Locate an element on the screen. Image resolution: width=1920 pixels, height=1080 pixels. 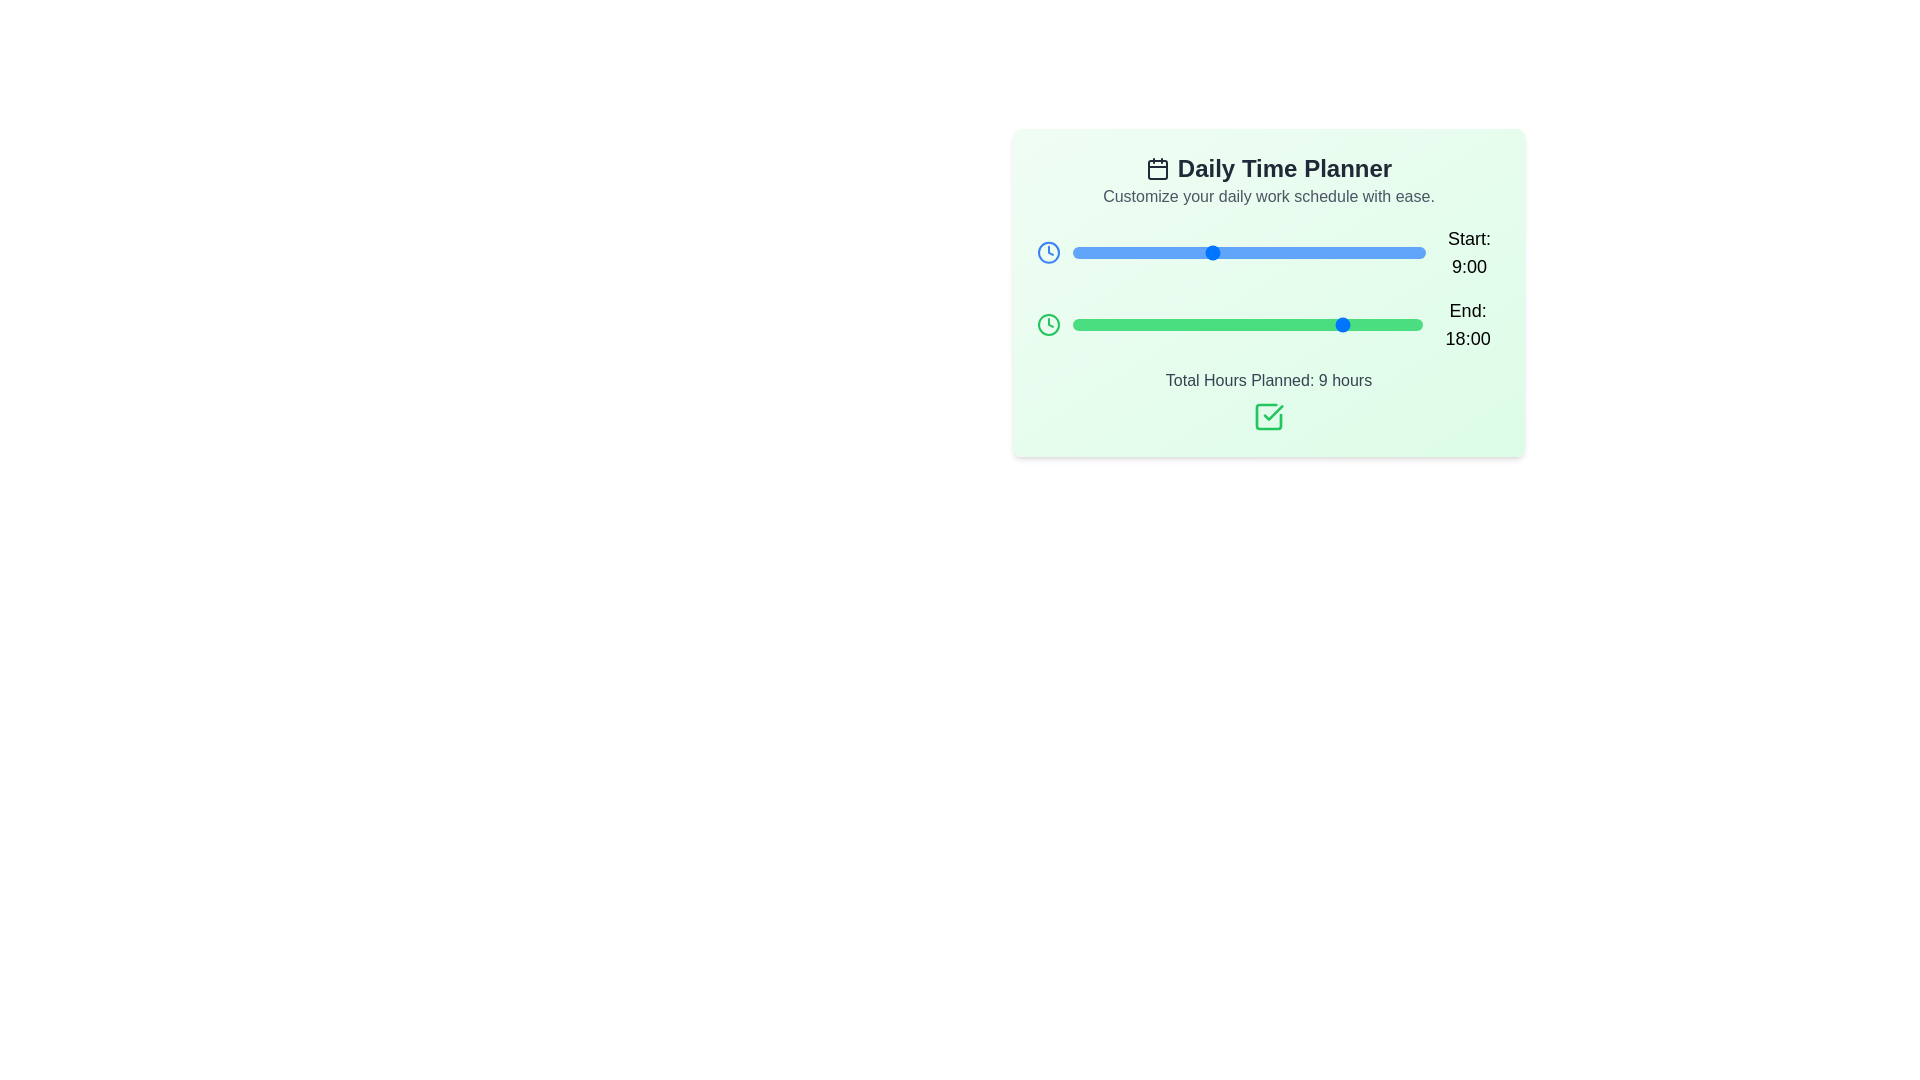
the checkbox icon in the footer is located at coordinates (1267, 415).